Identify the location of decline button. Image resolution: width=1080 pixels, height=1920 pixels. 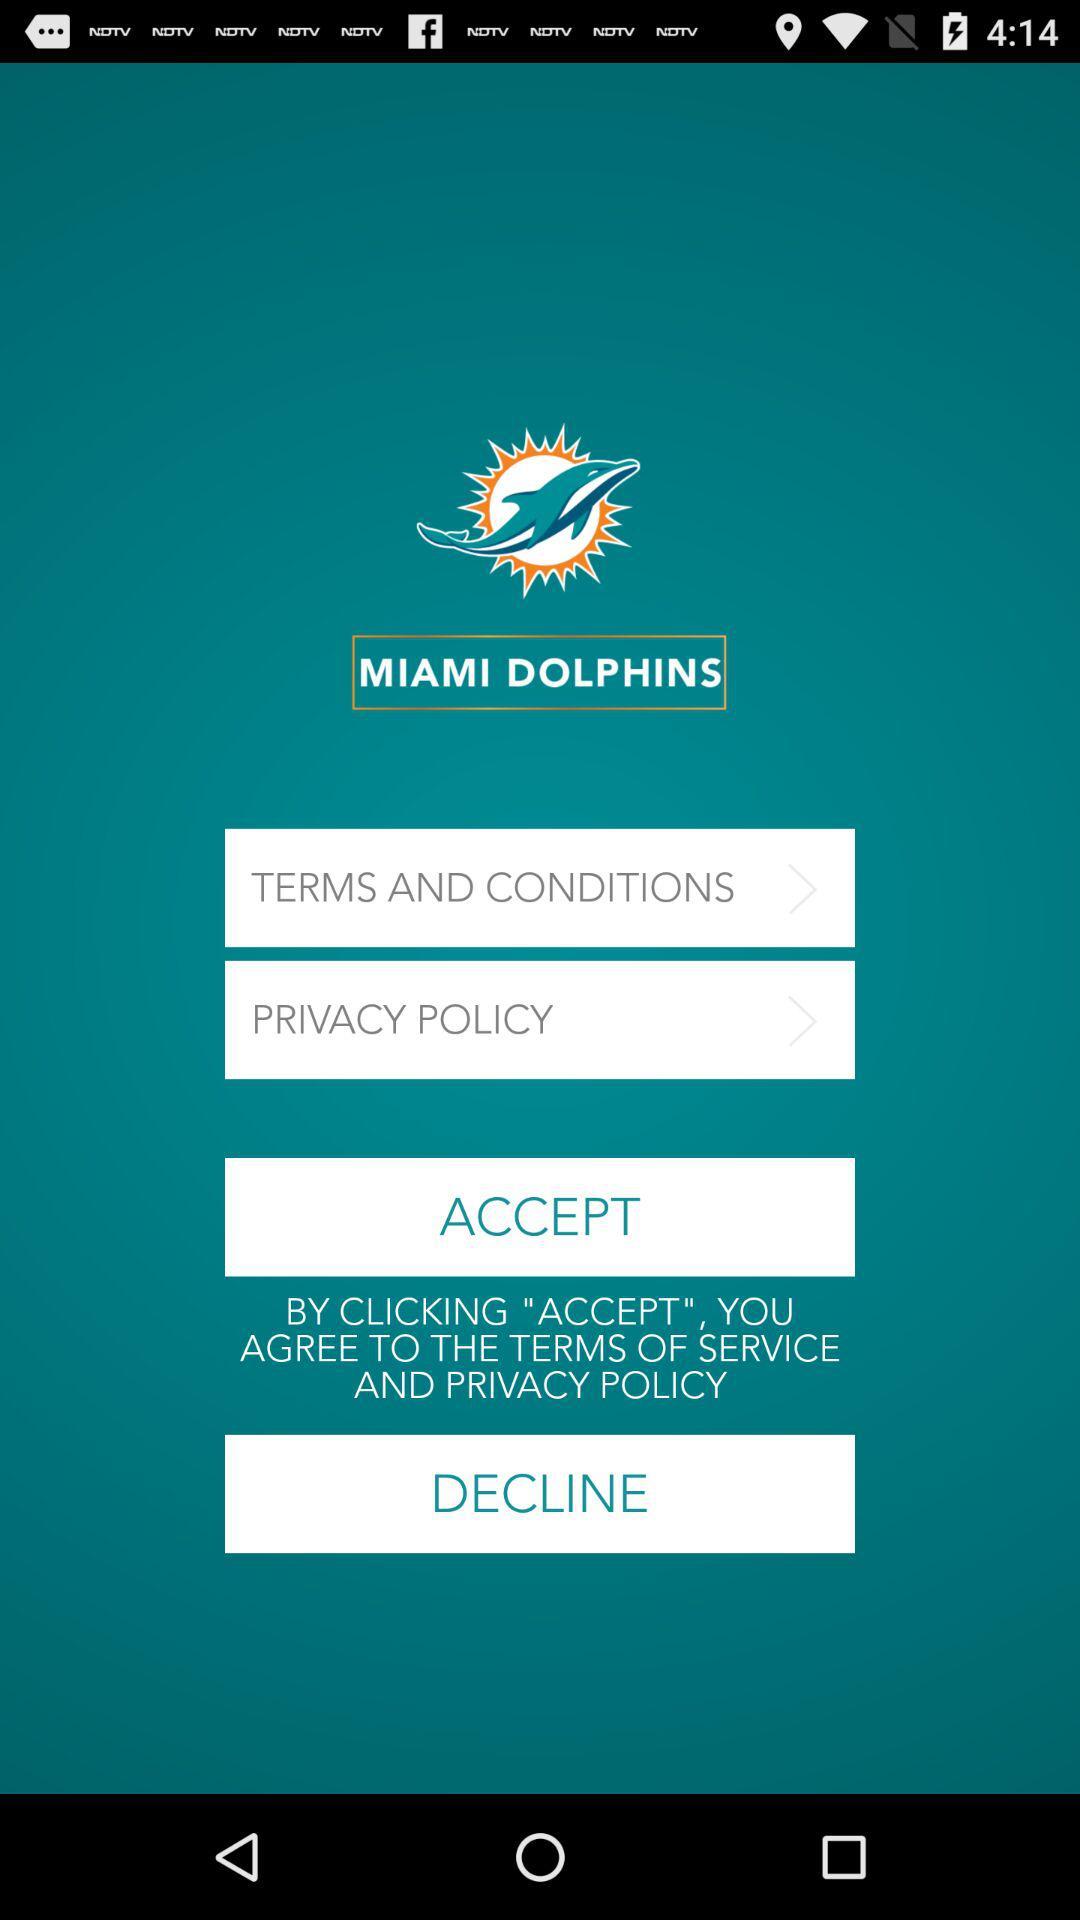
(540, 1493).